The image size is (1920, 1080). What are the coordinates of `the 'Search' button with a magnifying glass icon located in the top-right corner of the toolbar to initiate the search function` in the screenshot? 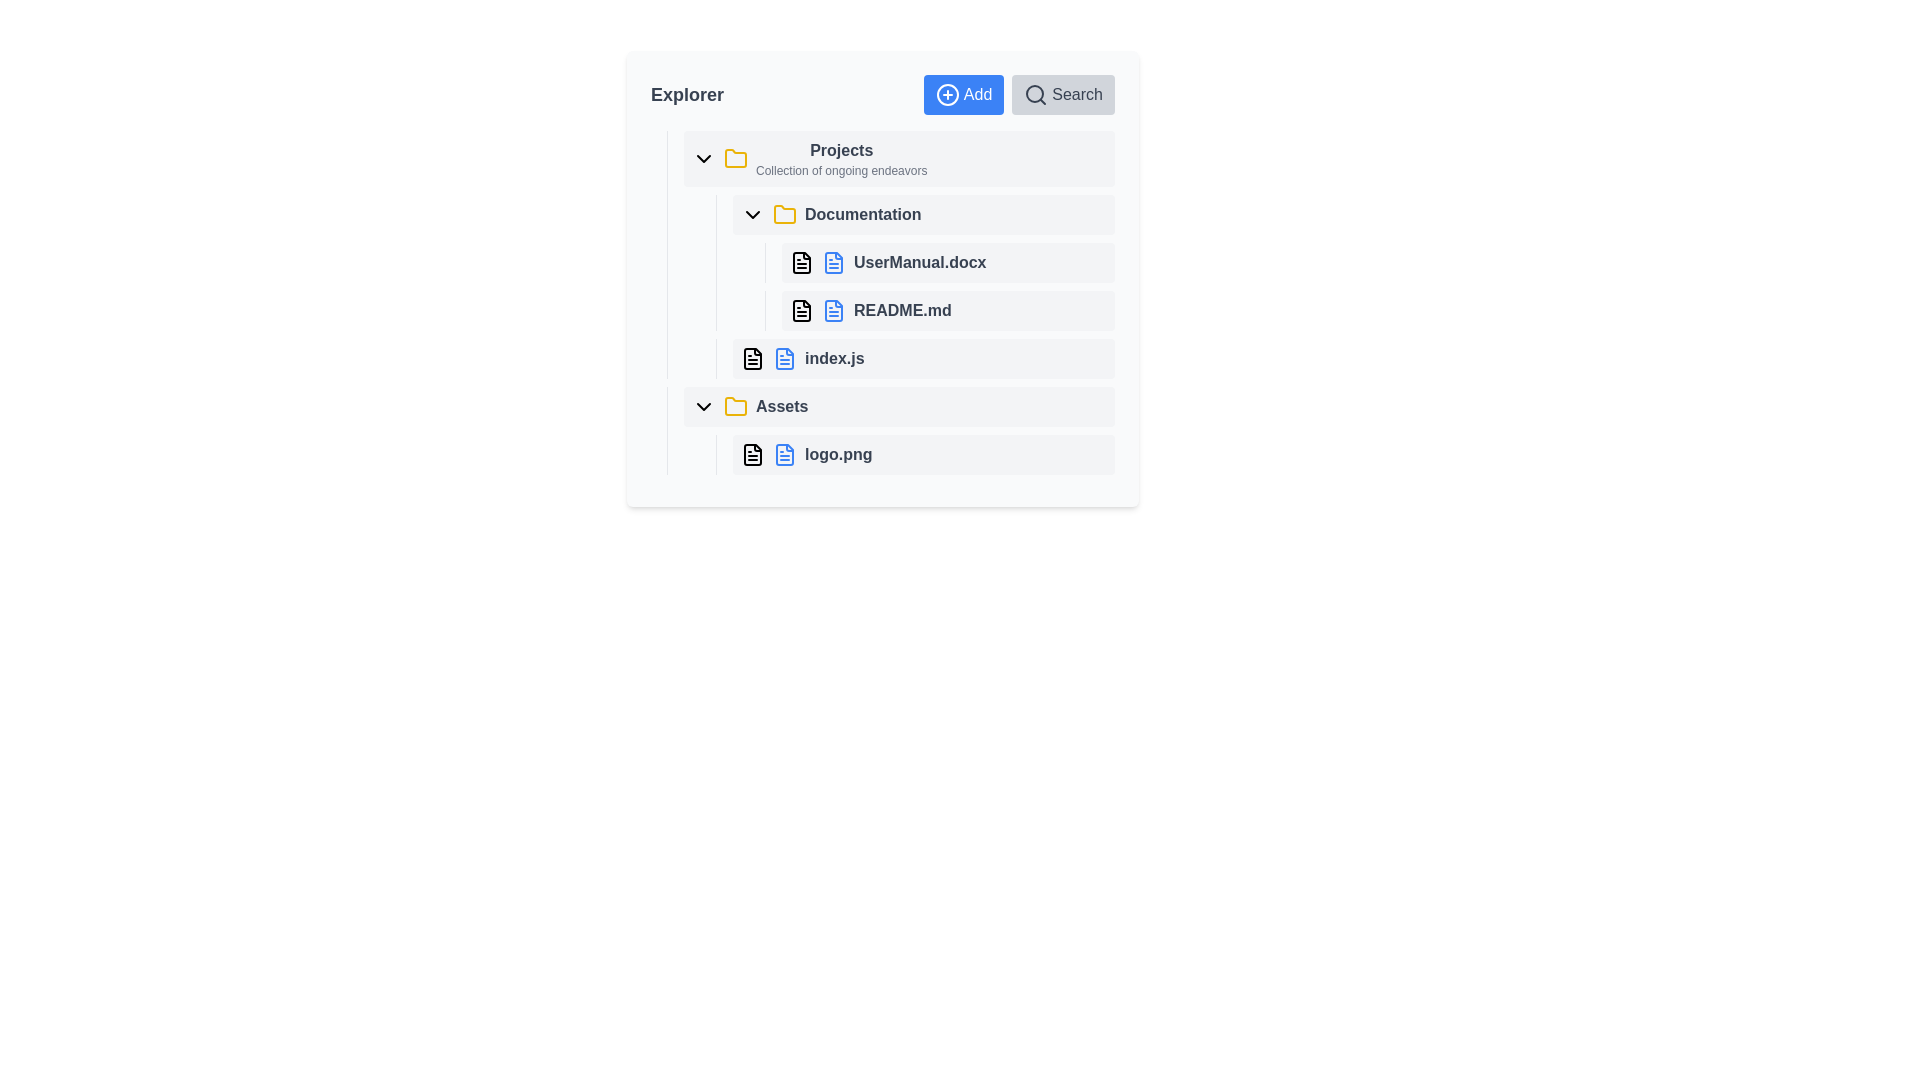 It's located at (1062, 95).